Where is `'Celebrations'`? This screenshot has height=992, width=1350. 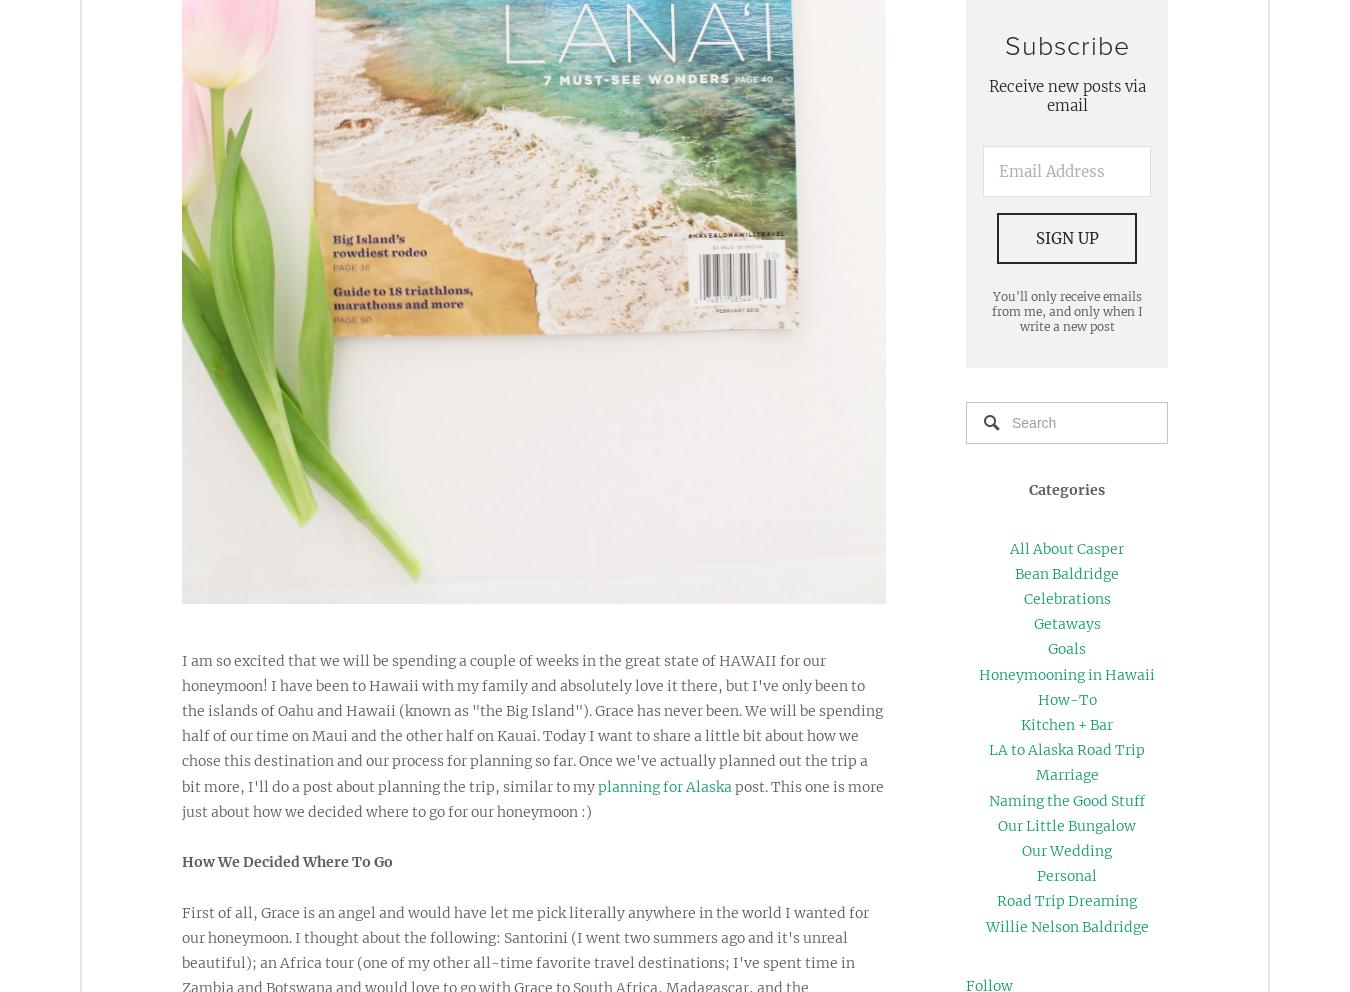 'Celebrations' is located at coordinates (1066, 597).